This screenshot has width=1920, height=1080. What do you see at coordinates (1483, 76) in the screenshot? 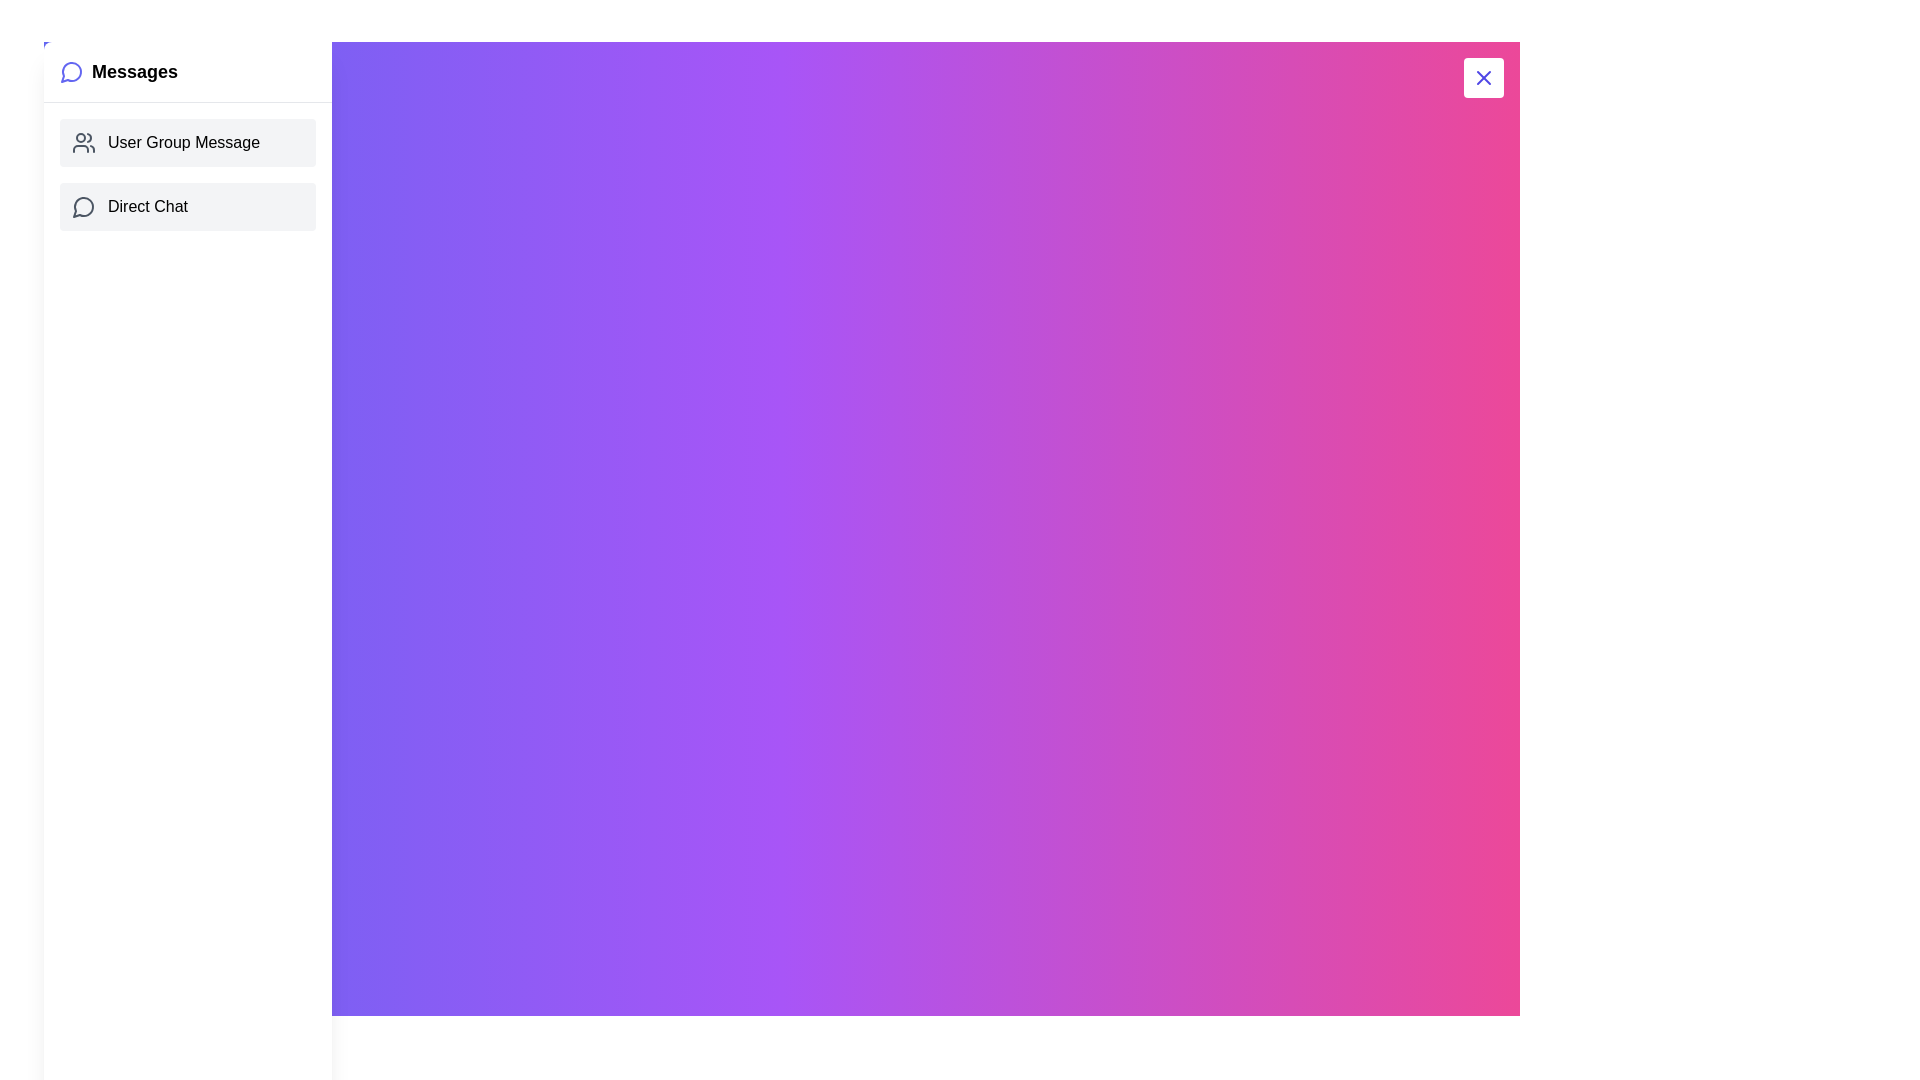
I see `the diagonal cross ('X') icon located in the upper-right corner of the interface, which is part of a button` at bounding box center [1483, 76].